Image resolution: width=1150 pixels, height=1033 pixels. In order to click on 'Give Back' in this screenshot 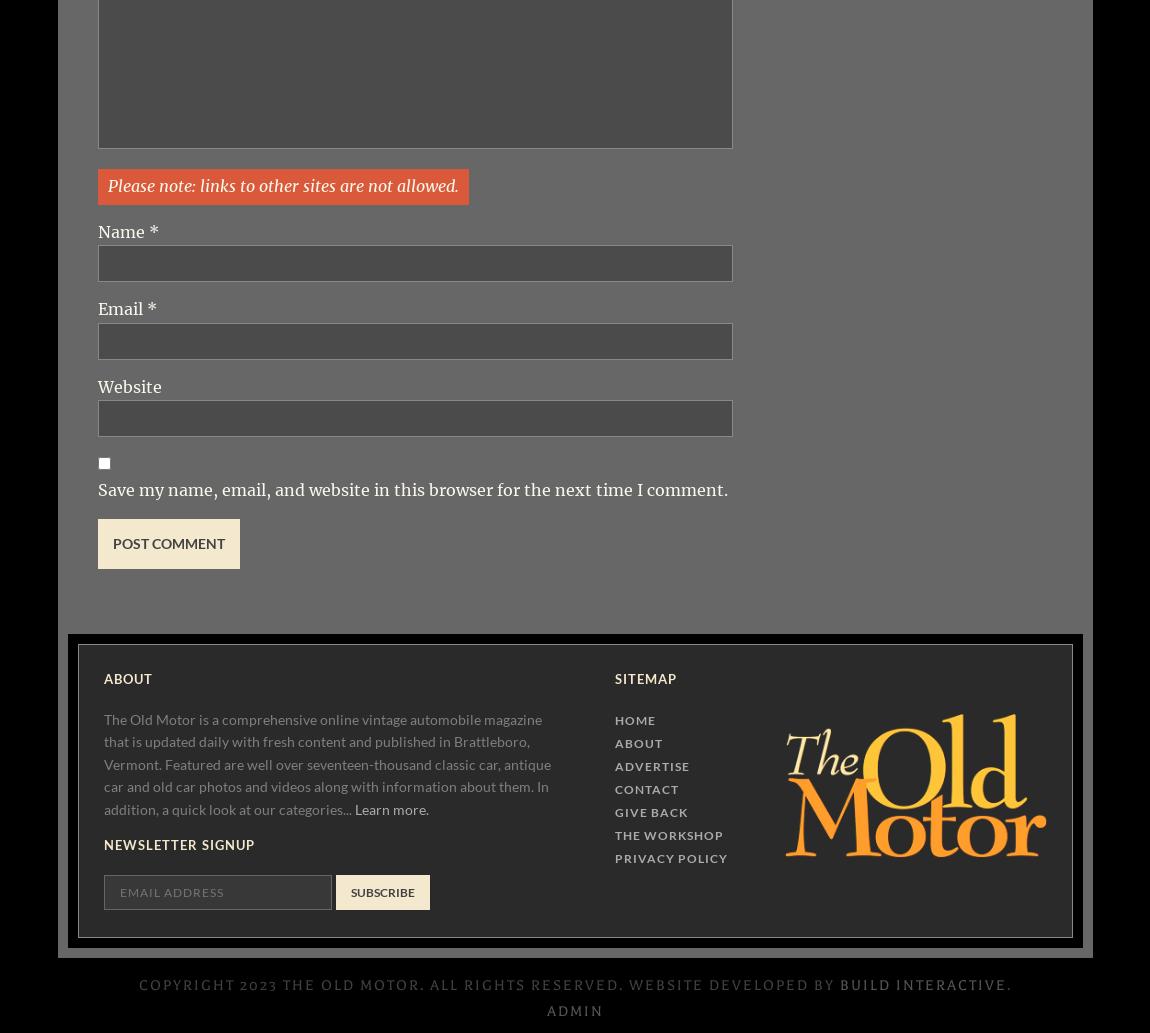, I will do `click(650, 812)`.